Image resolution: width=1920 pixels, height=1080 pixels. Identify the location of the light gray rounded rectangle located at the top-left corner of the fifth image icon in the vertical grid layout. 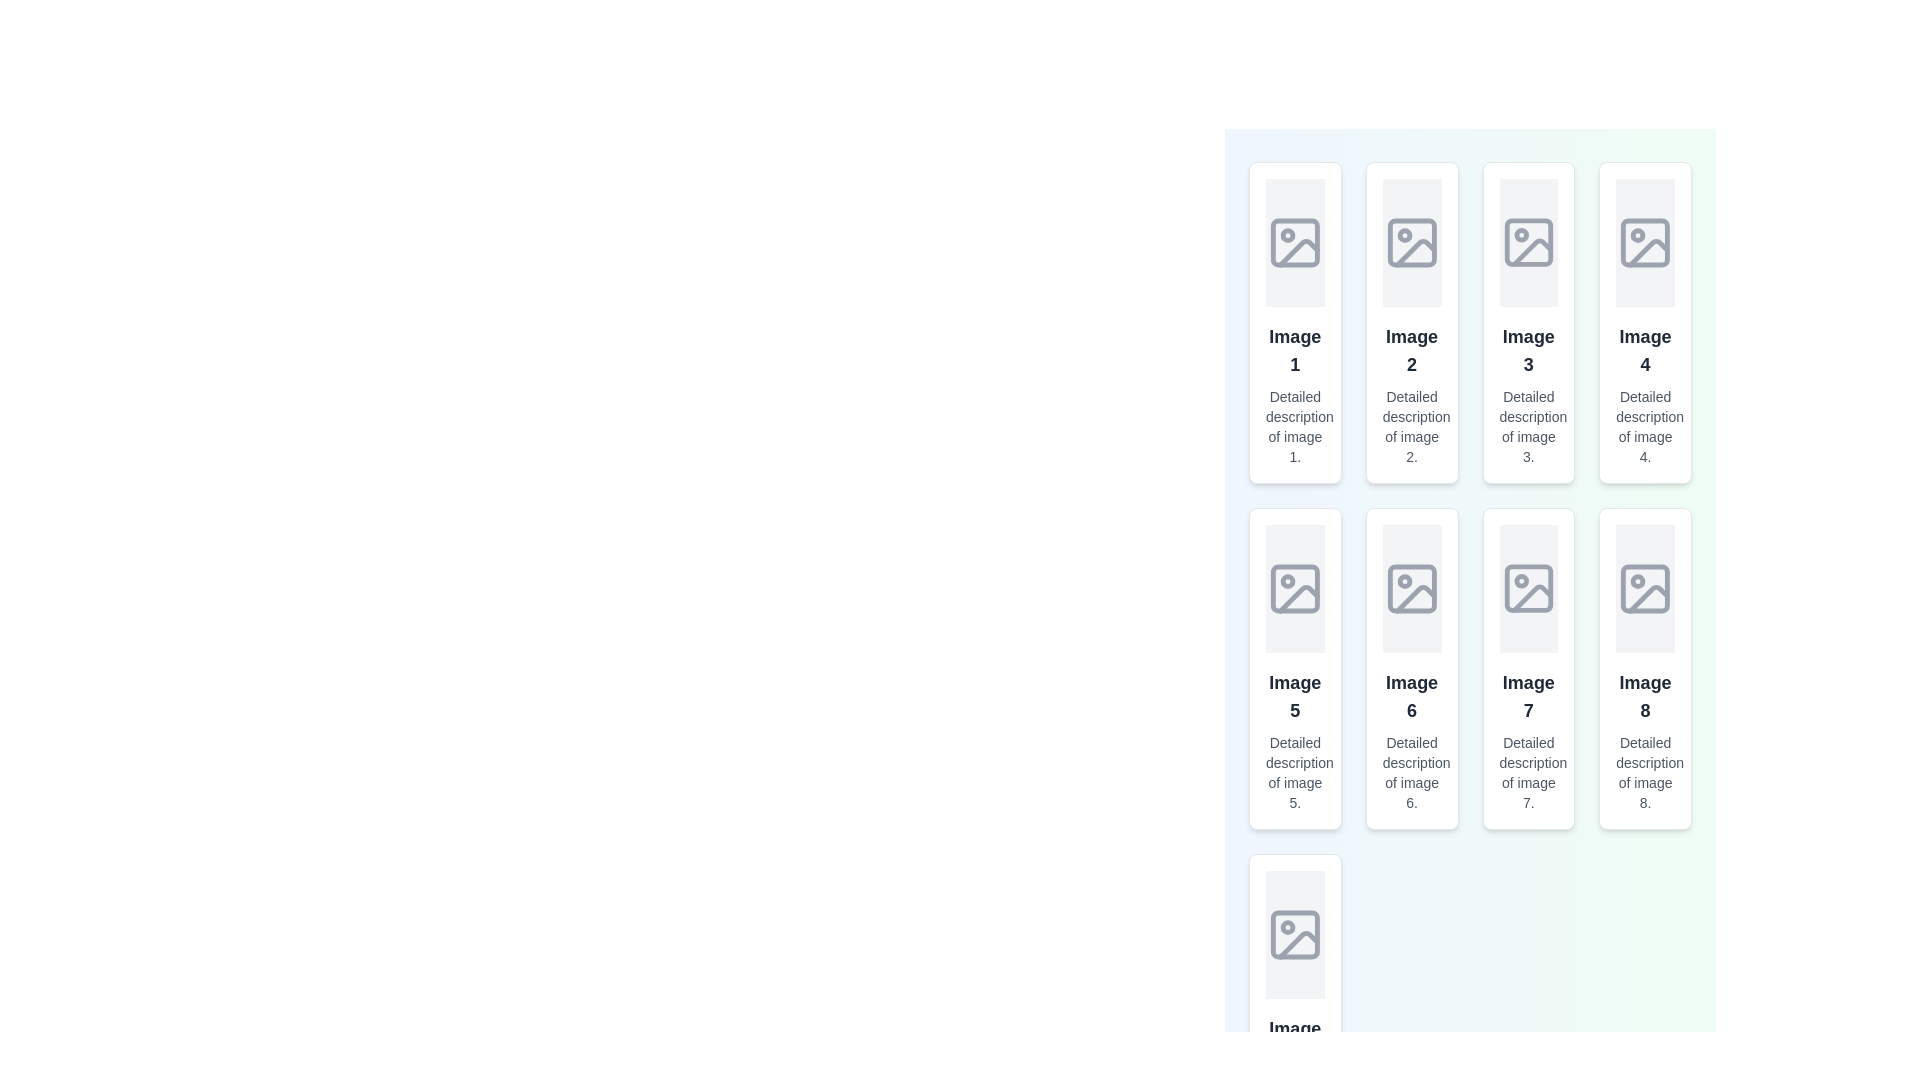
(1295, 588).